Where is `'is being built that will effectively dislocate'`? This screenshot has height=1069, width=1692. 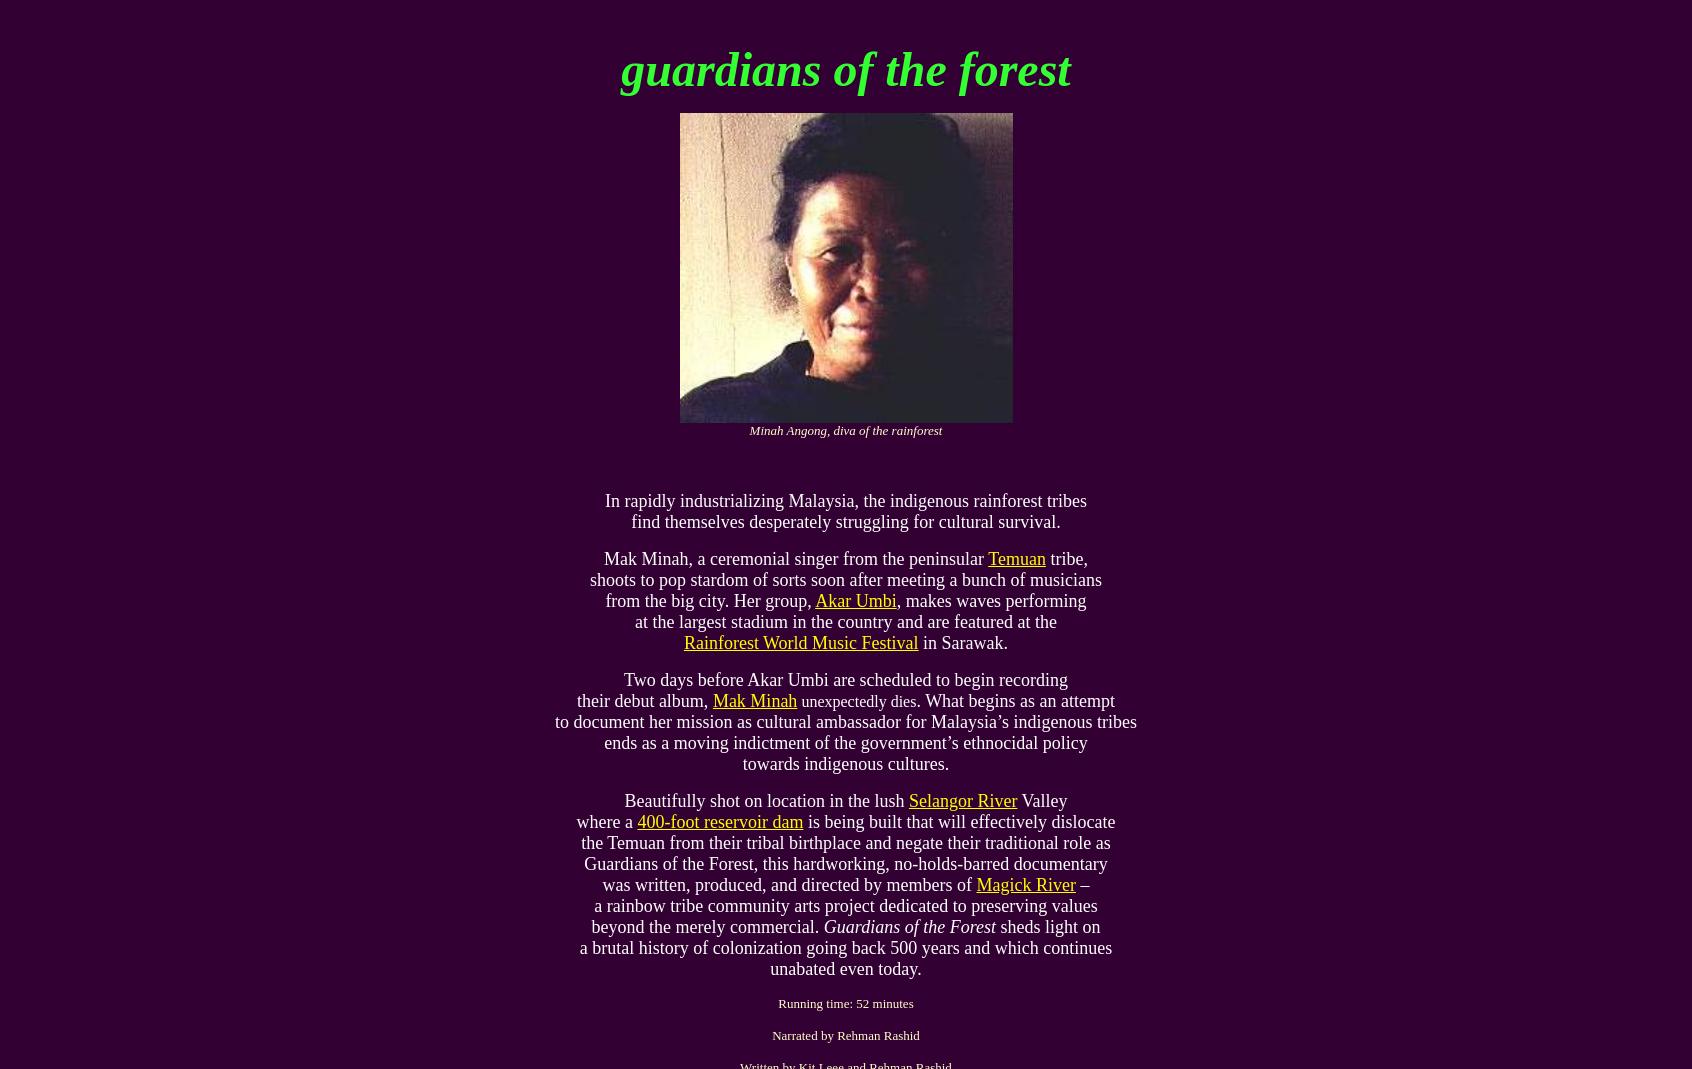
'is being built that will effectively dislocate' is located at coordinates (959, 821).